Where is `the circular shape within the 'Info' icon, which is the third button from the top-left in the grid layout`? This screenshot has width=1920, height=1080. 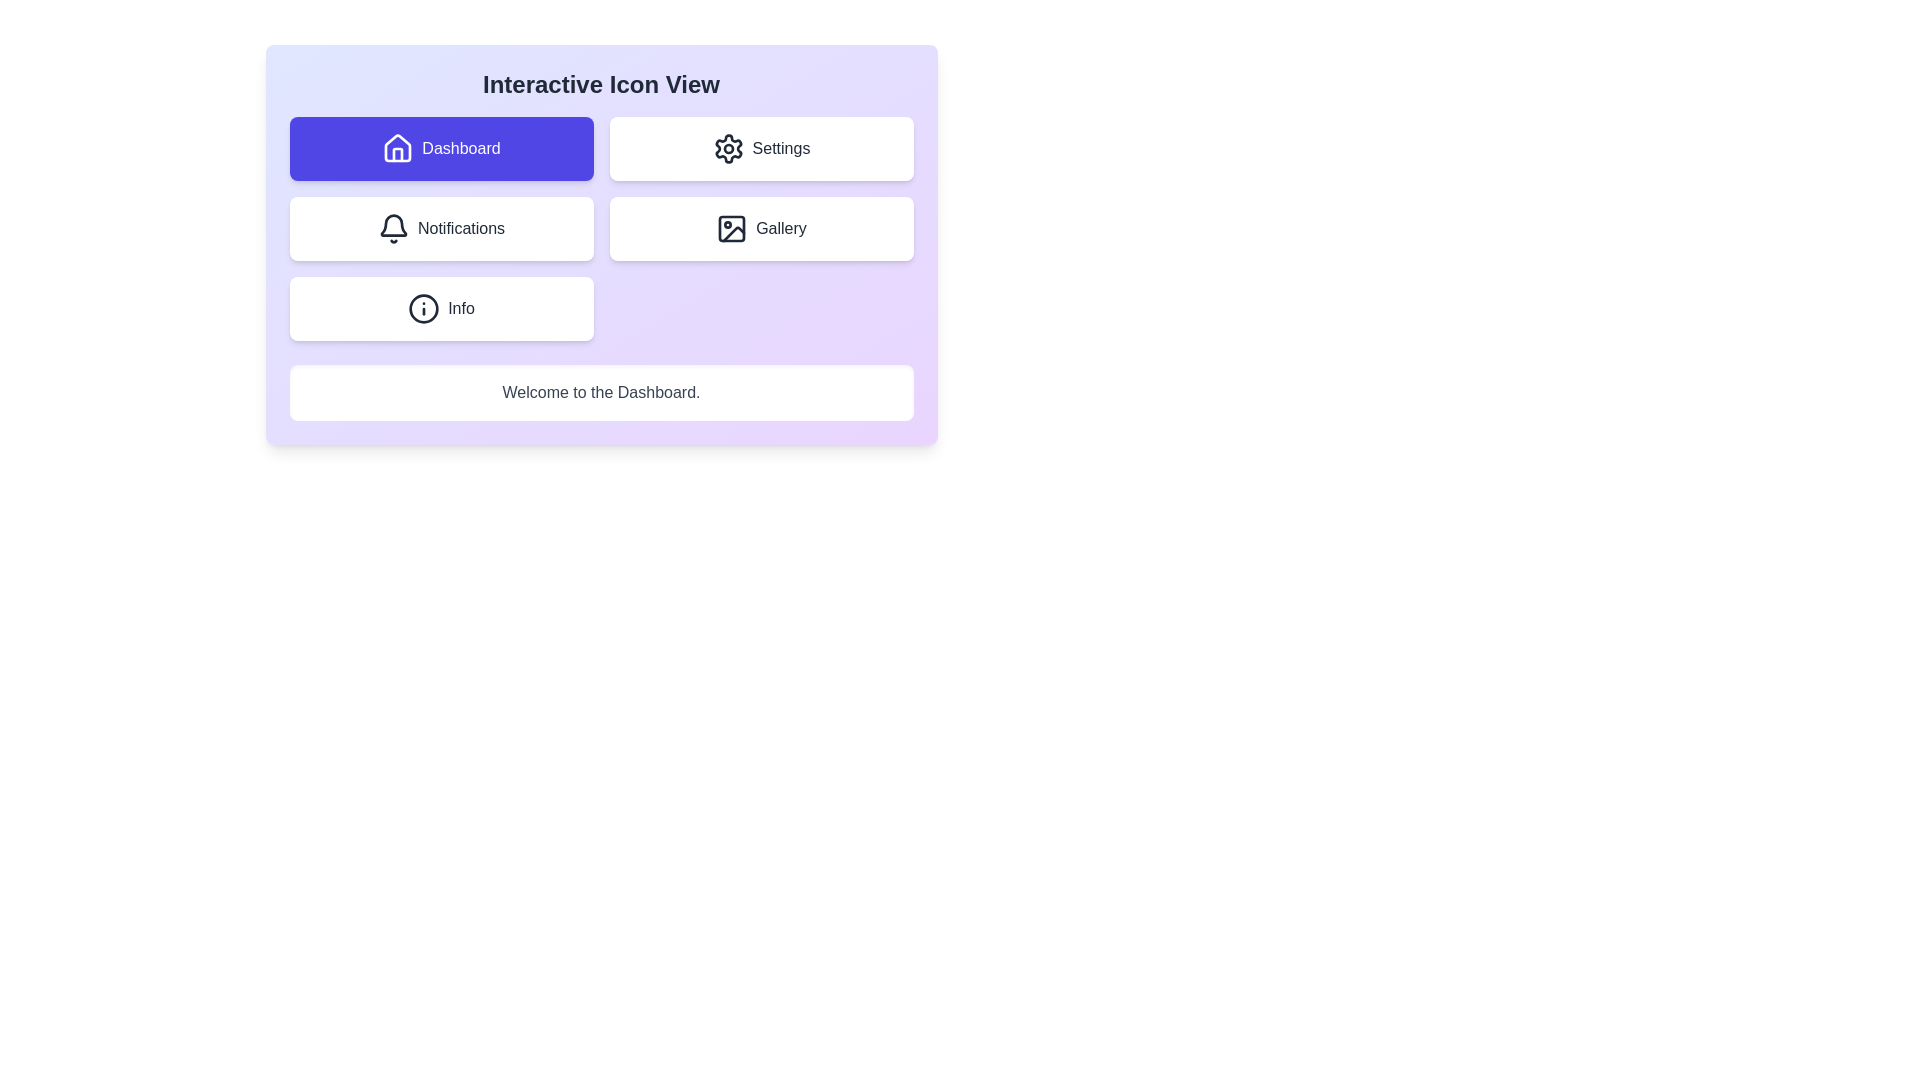 the circular shape within the 'Info' icon, which is the third button from the top-left in the grid layout is located at coordinates (423, 308).